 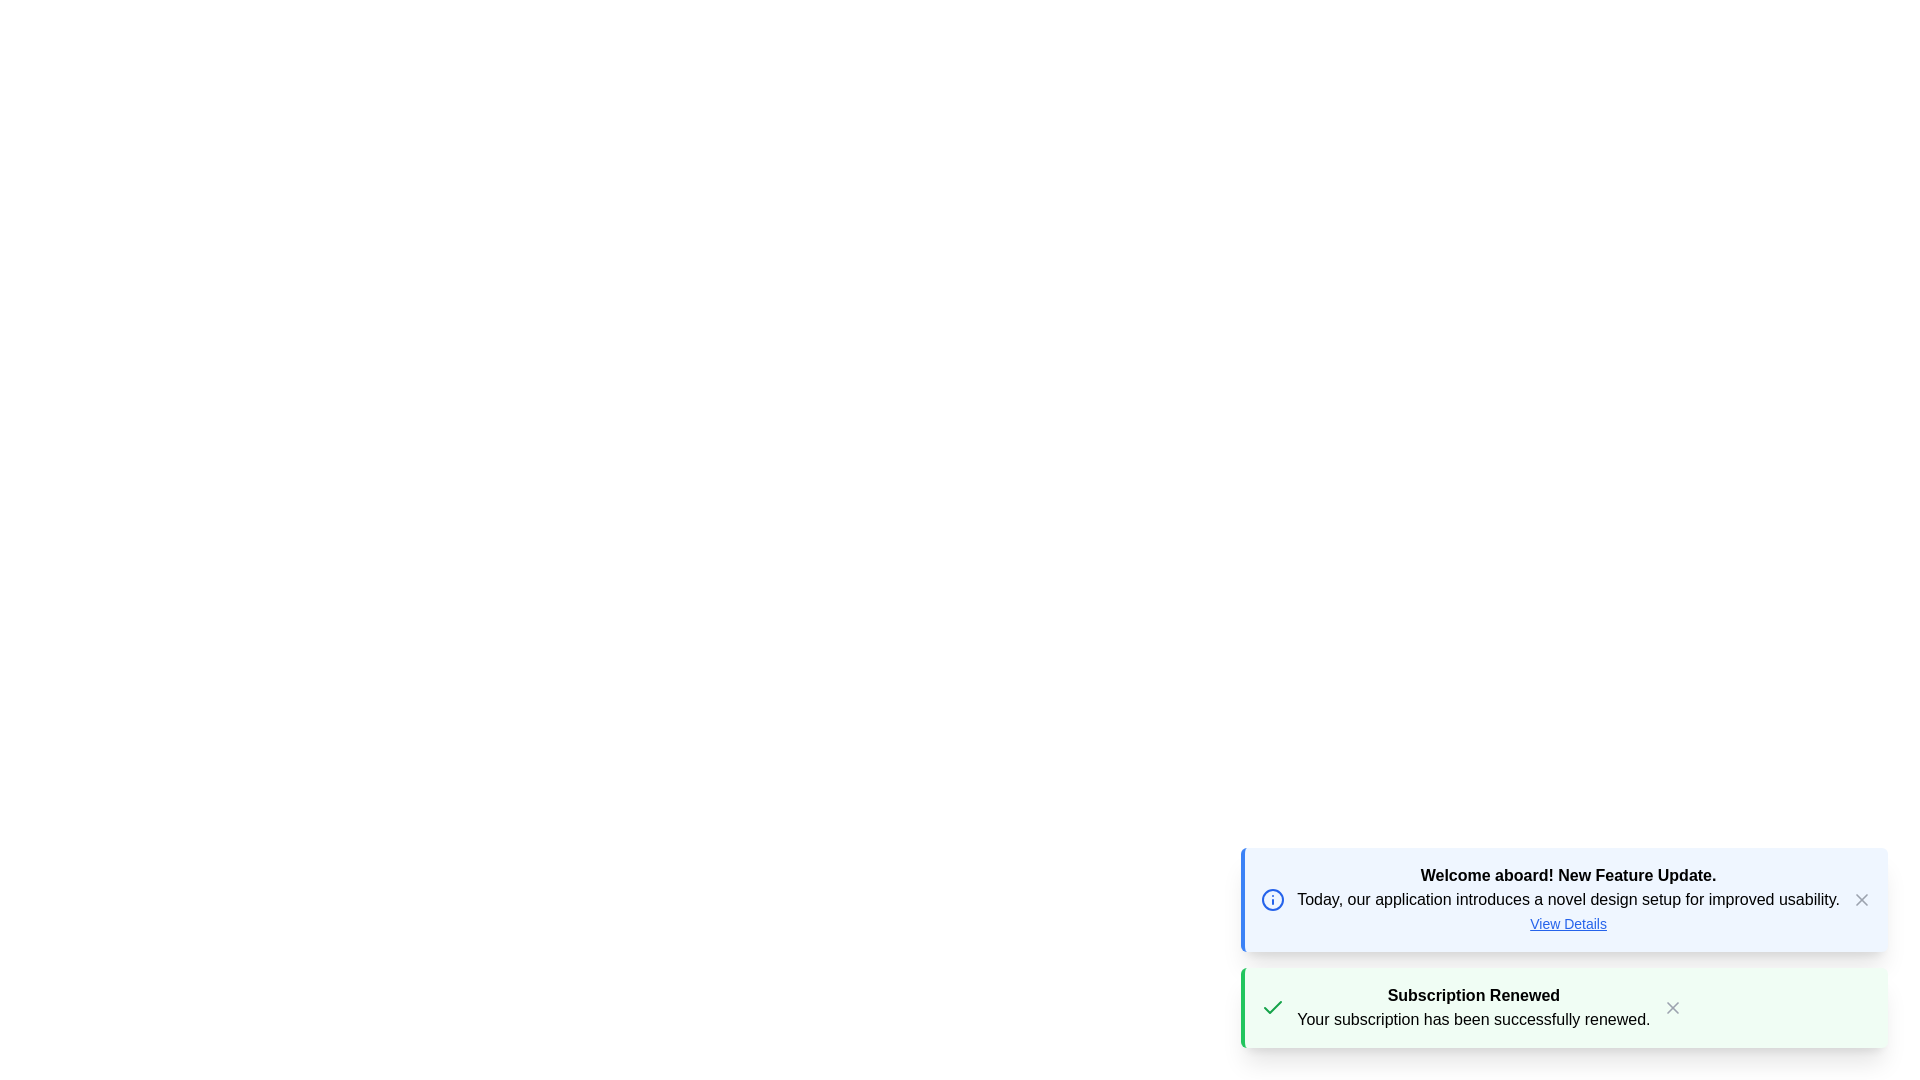 What do you see at coordinates (1567, 924) in the screenshot?
I see `the 'View Details' link in the notification system` at bounding box center [1567, 924].